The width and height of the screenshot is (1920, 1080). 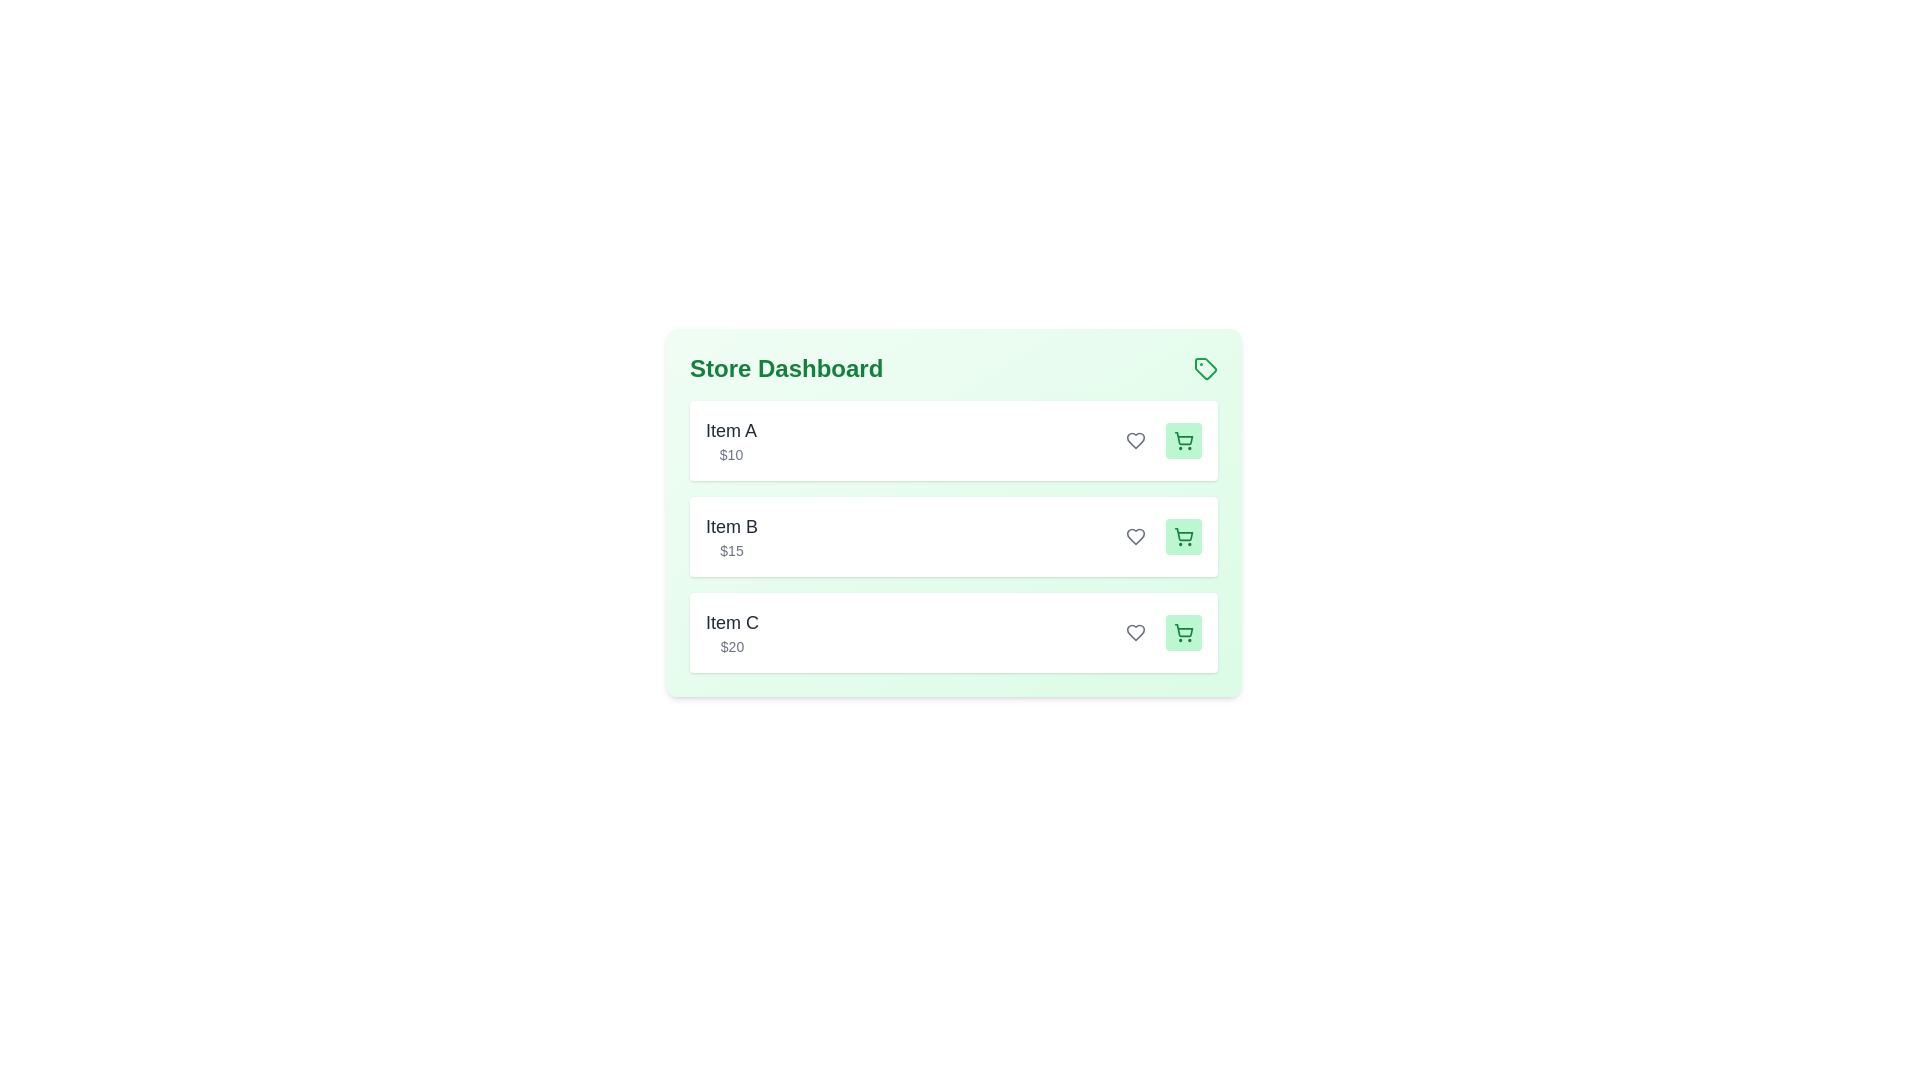 What do you see at coordinates (1204, 369) in the screenshot?
I see `the tag icon with a hollow outline and a small green circle inside, located at the far-right of the header row labeled 'Store Dashboard'` at bounding box center [1204, 369].